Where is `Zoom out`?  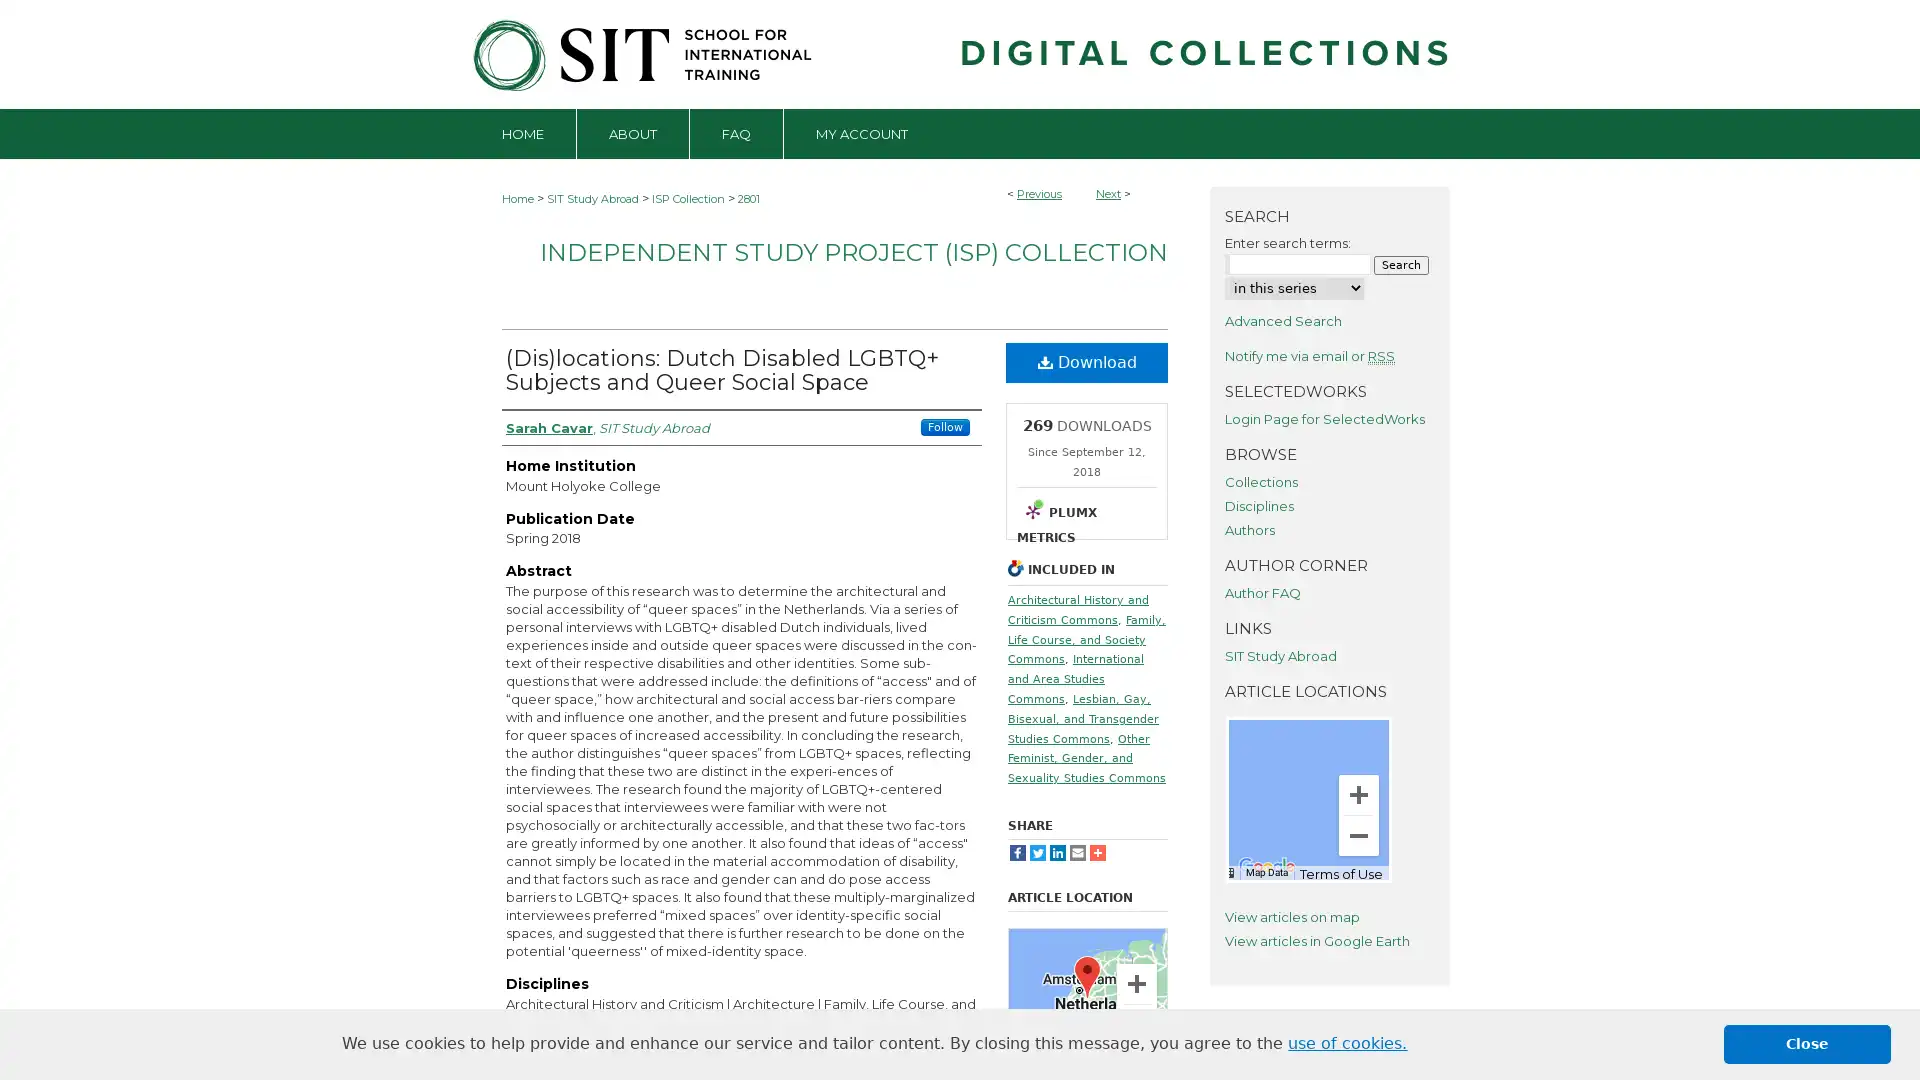 Zoom out is located at coordinates (1358, 834).